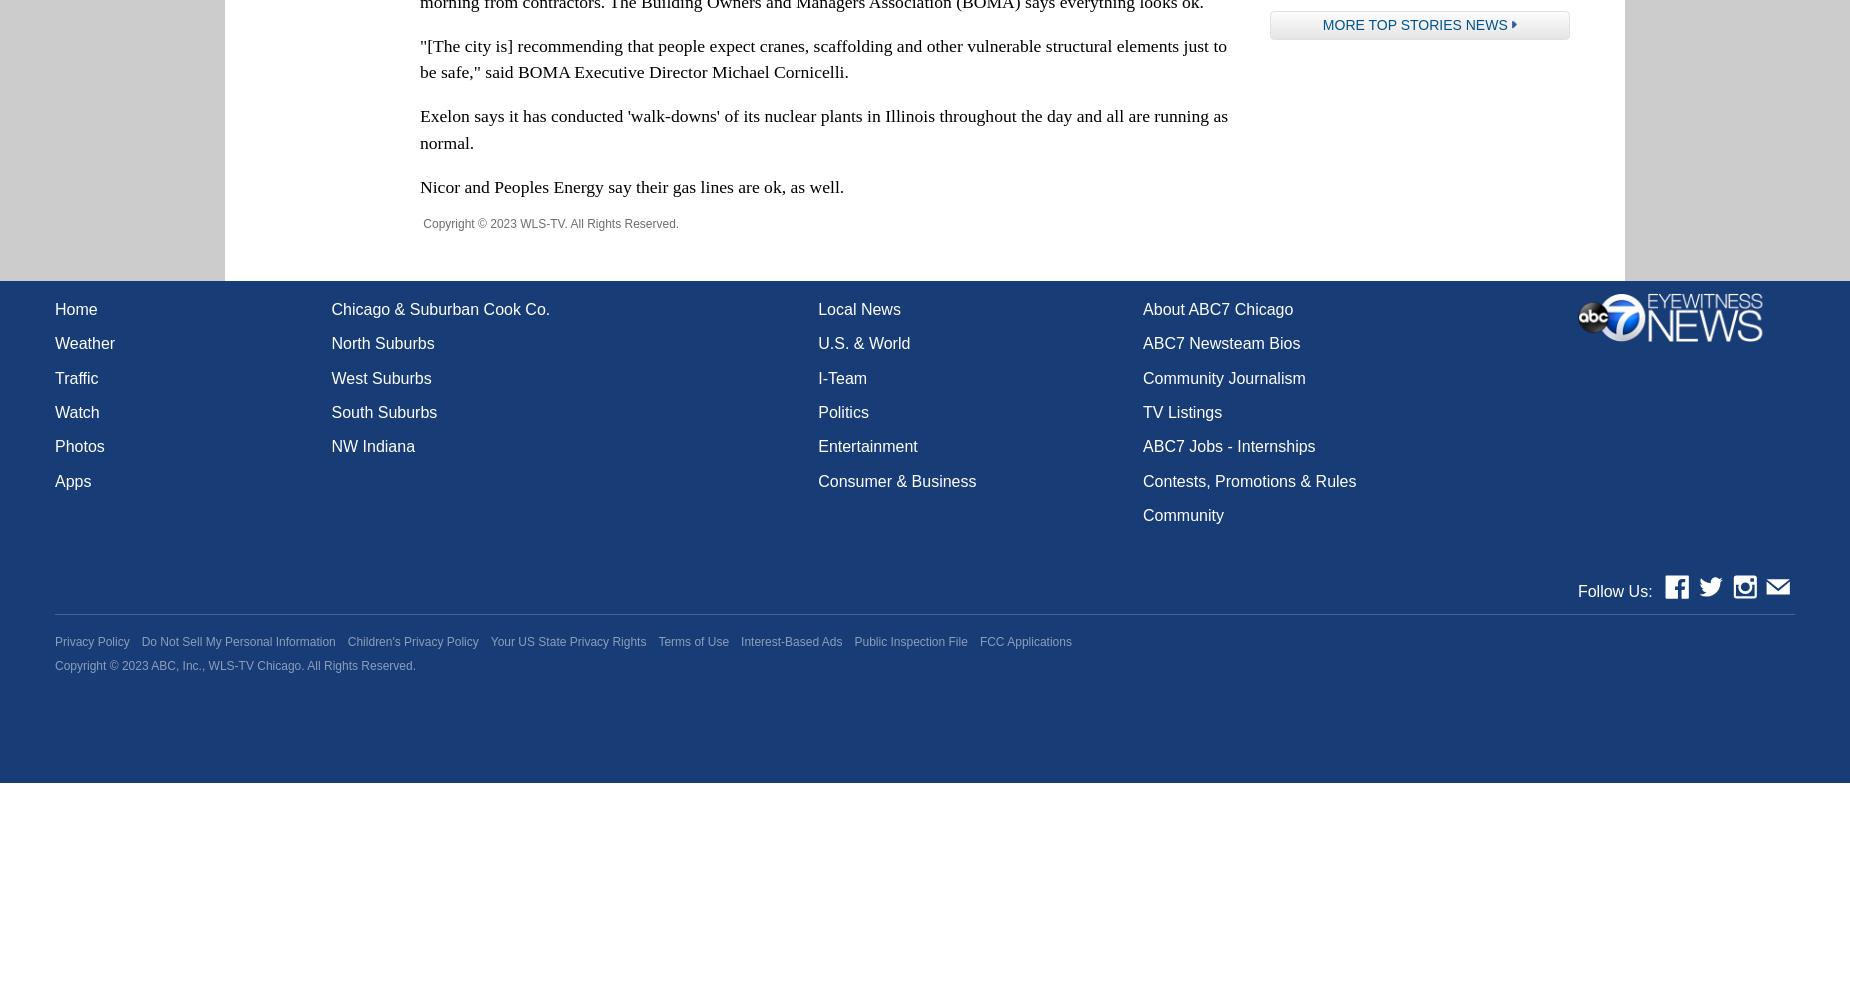 The height and width of the screenshot is (1000, 1850). What do you see at coordinates (910, 641) in the screenshot?
I see `'Public Inspection File'` at bounding box center [910, 641].